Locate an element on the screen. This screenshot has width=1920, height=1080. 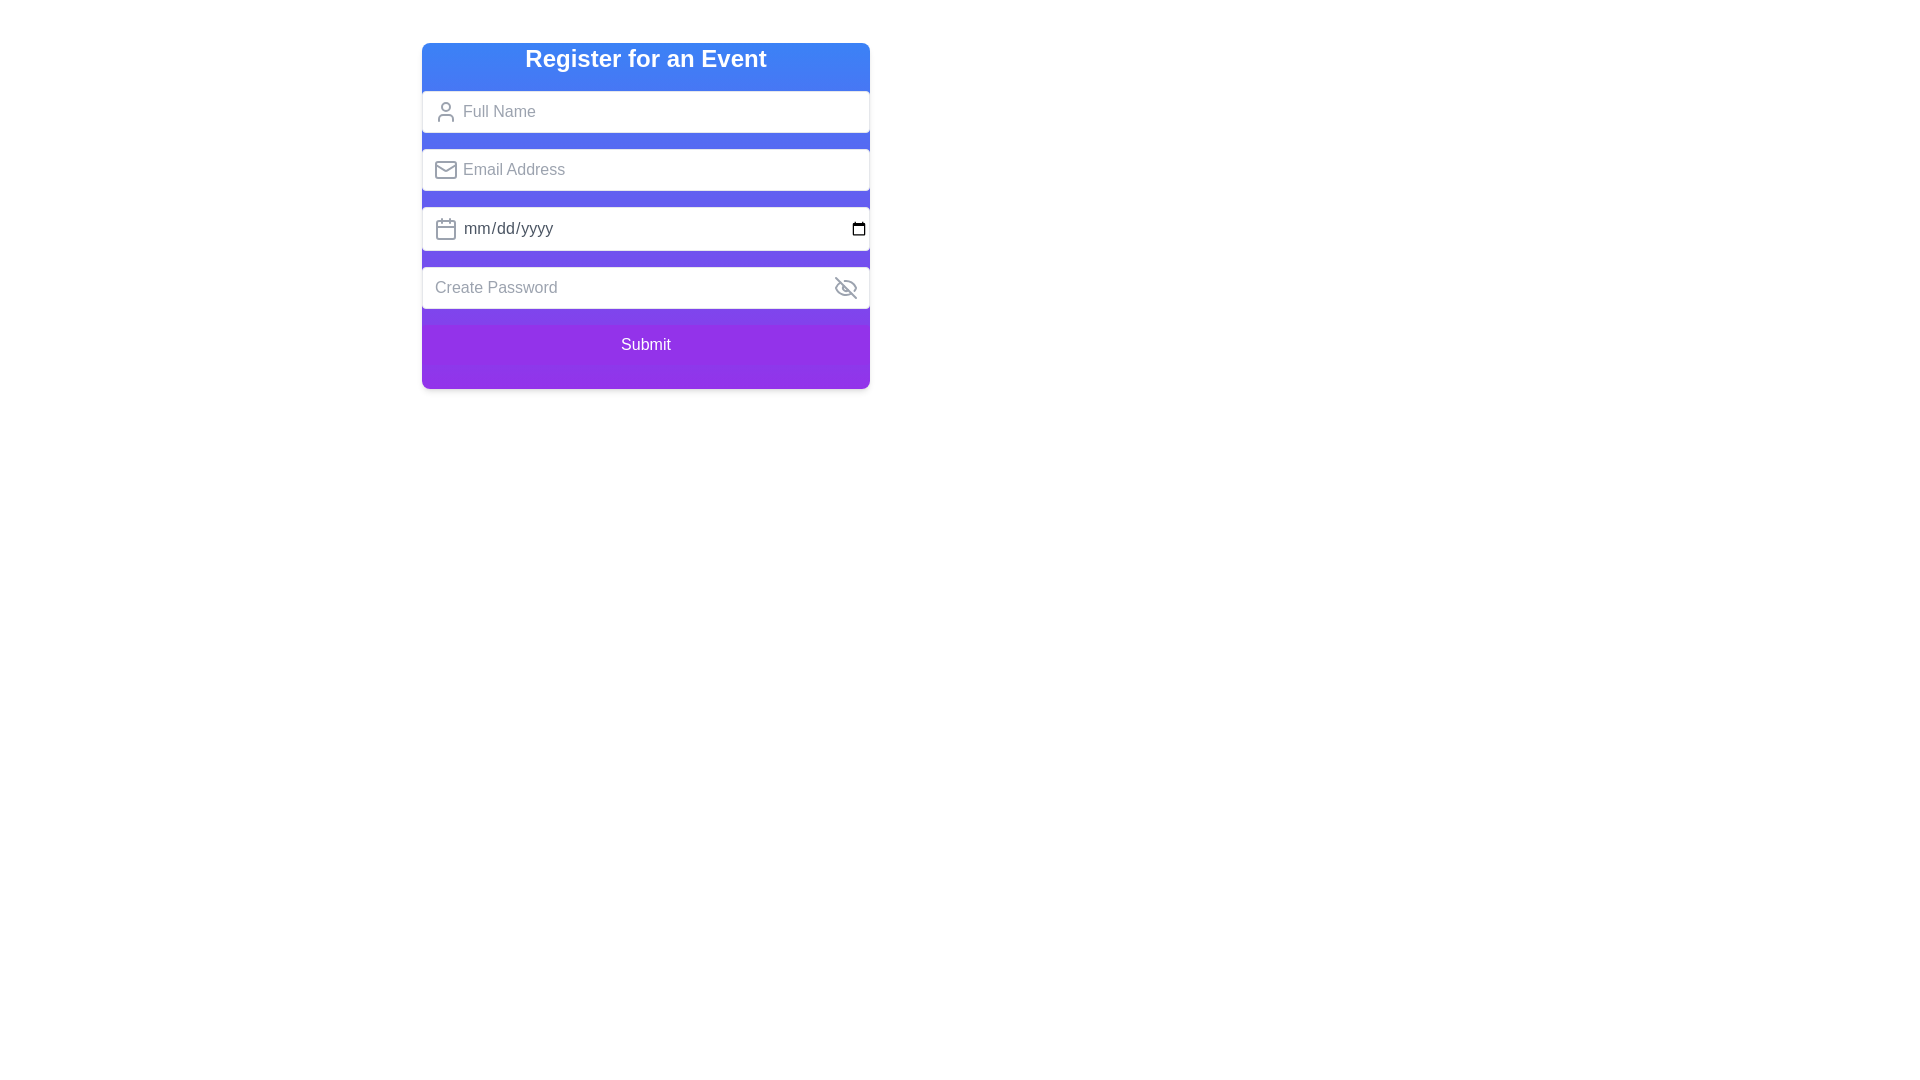
SVG rectangle that forms the main body of the calendar icon located to the left of the 'mm/dd/yyyy' input field is located at coordinates (445, 229).